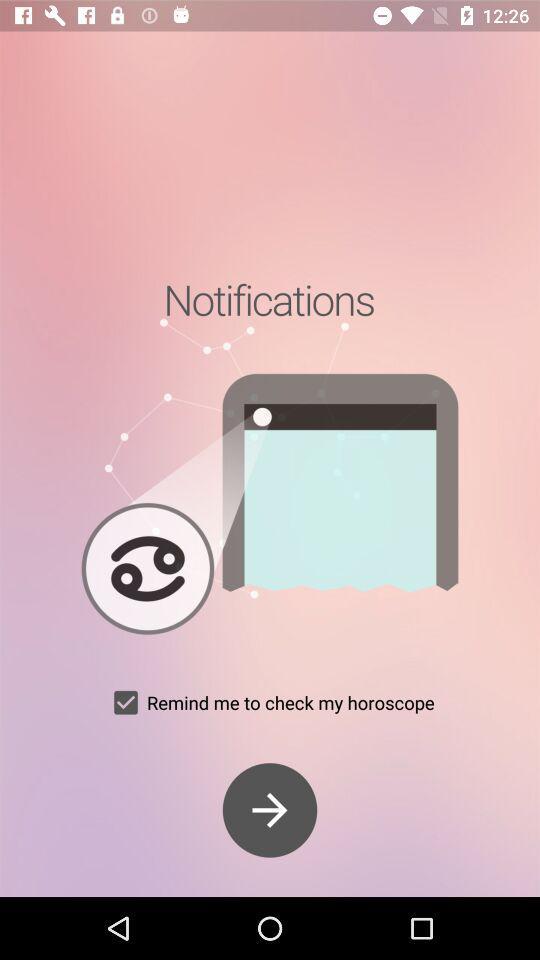  I want to click on next, so click(270, 810).